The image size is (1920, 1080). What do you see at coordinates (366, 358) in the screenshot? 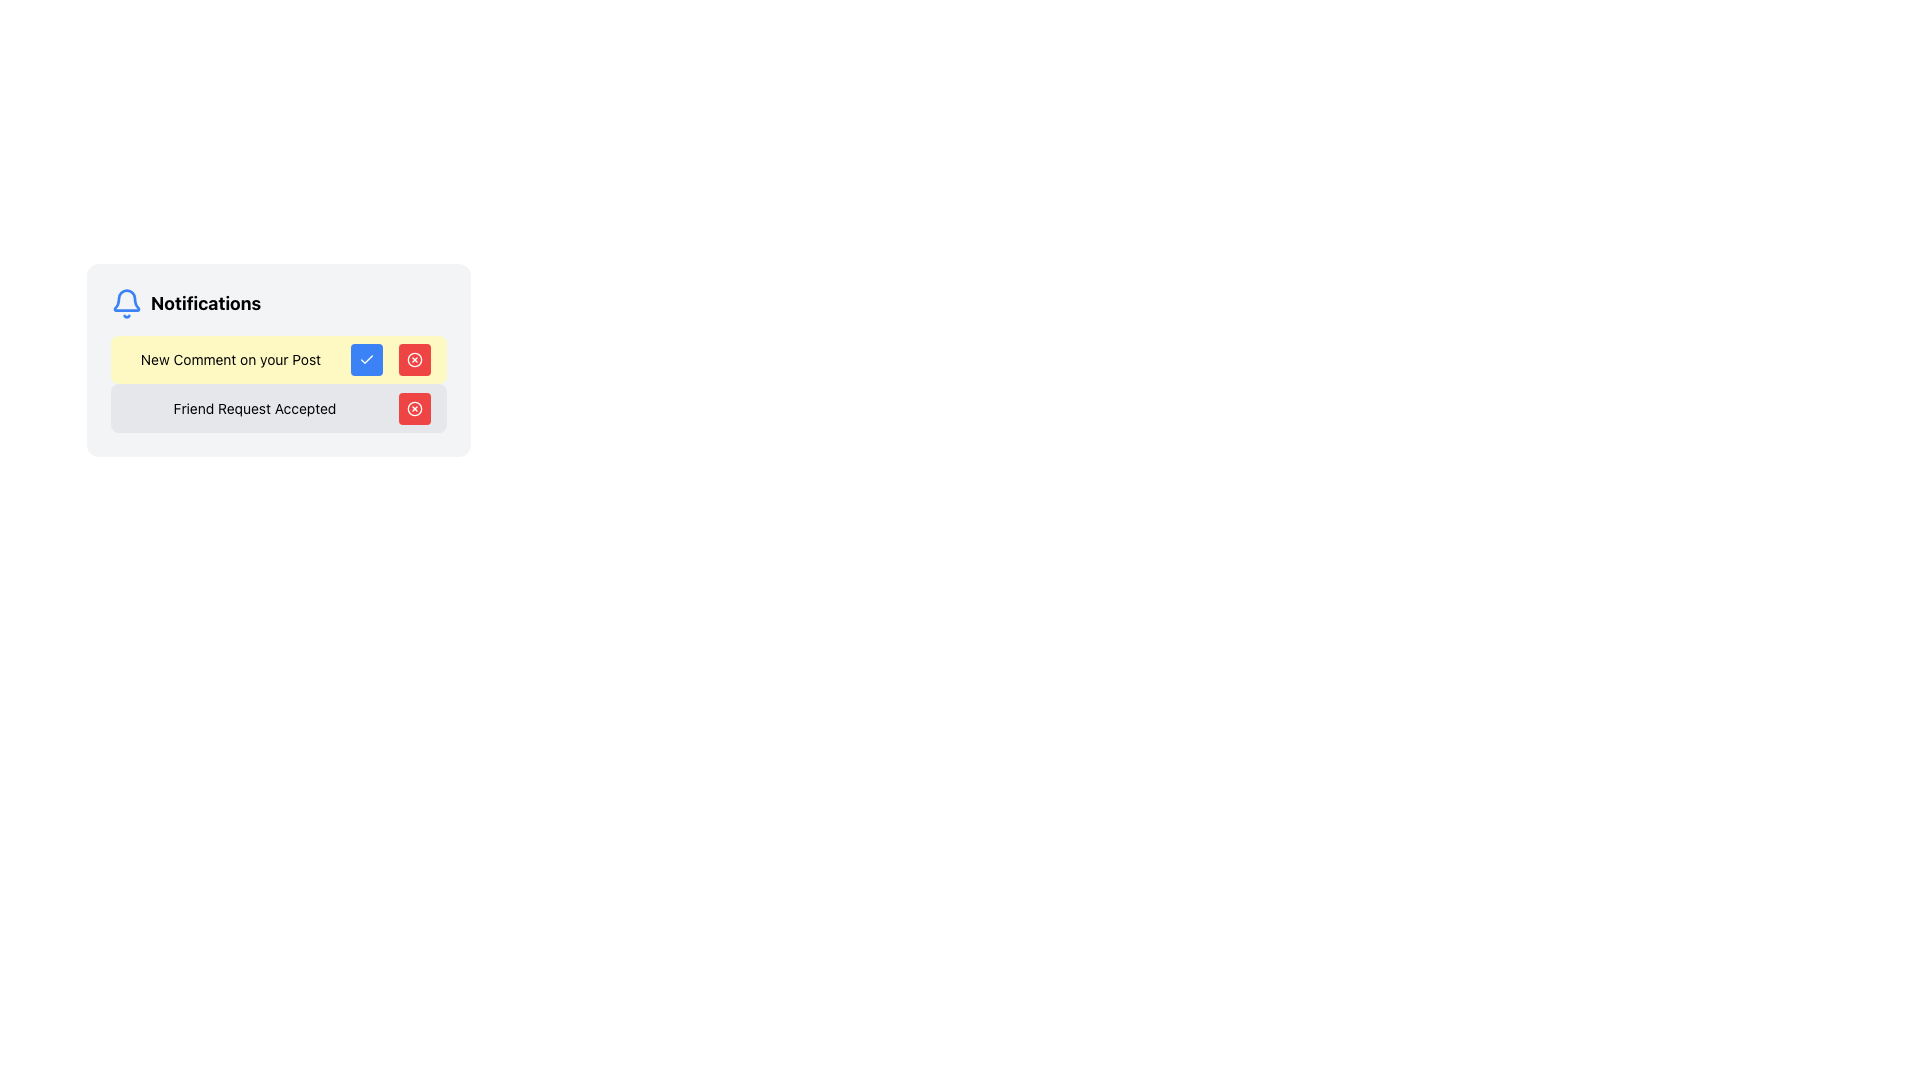
I see `the checkmark icon button, which is enclosed in a blue circle, located within the notification interface following the 'New Comment on your Post' text` at bounding box center [366, 358].